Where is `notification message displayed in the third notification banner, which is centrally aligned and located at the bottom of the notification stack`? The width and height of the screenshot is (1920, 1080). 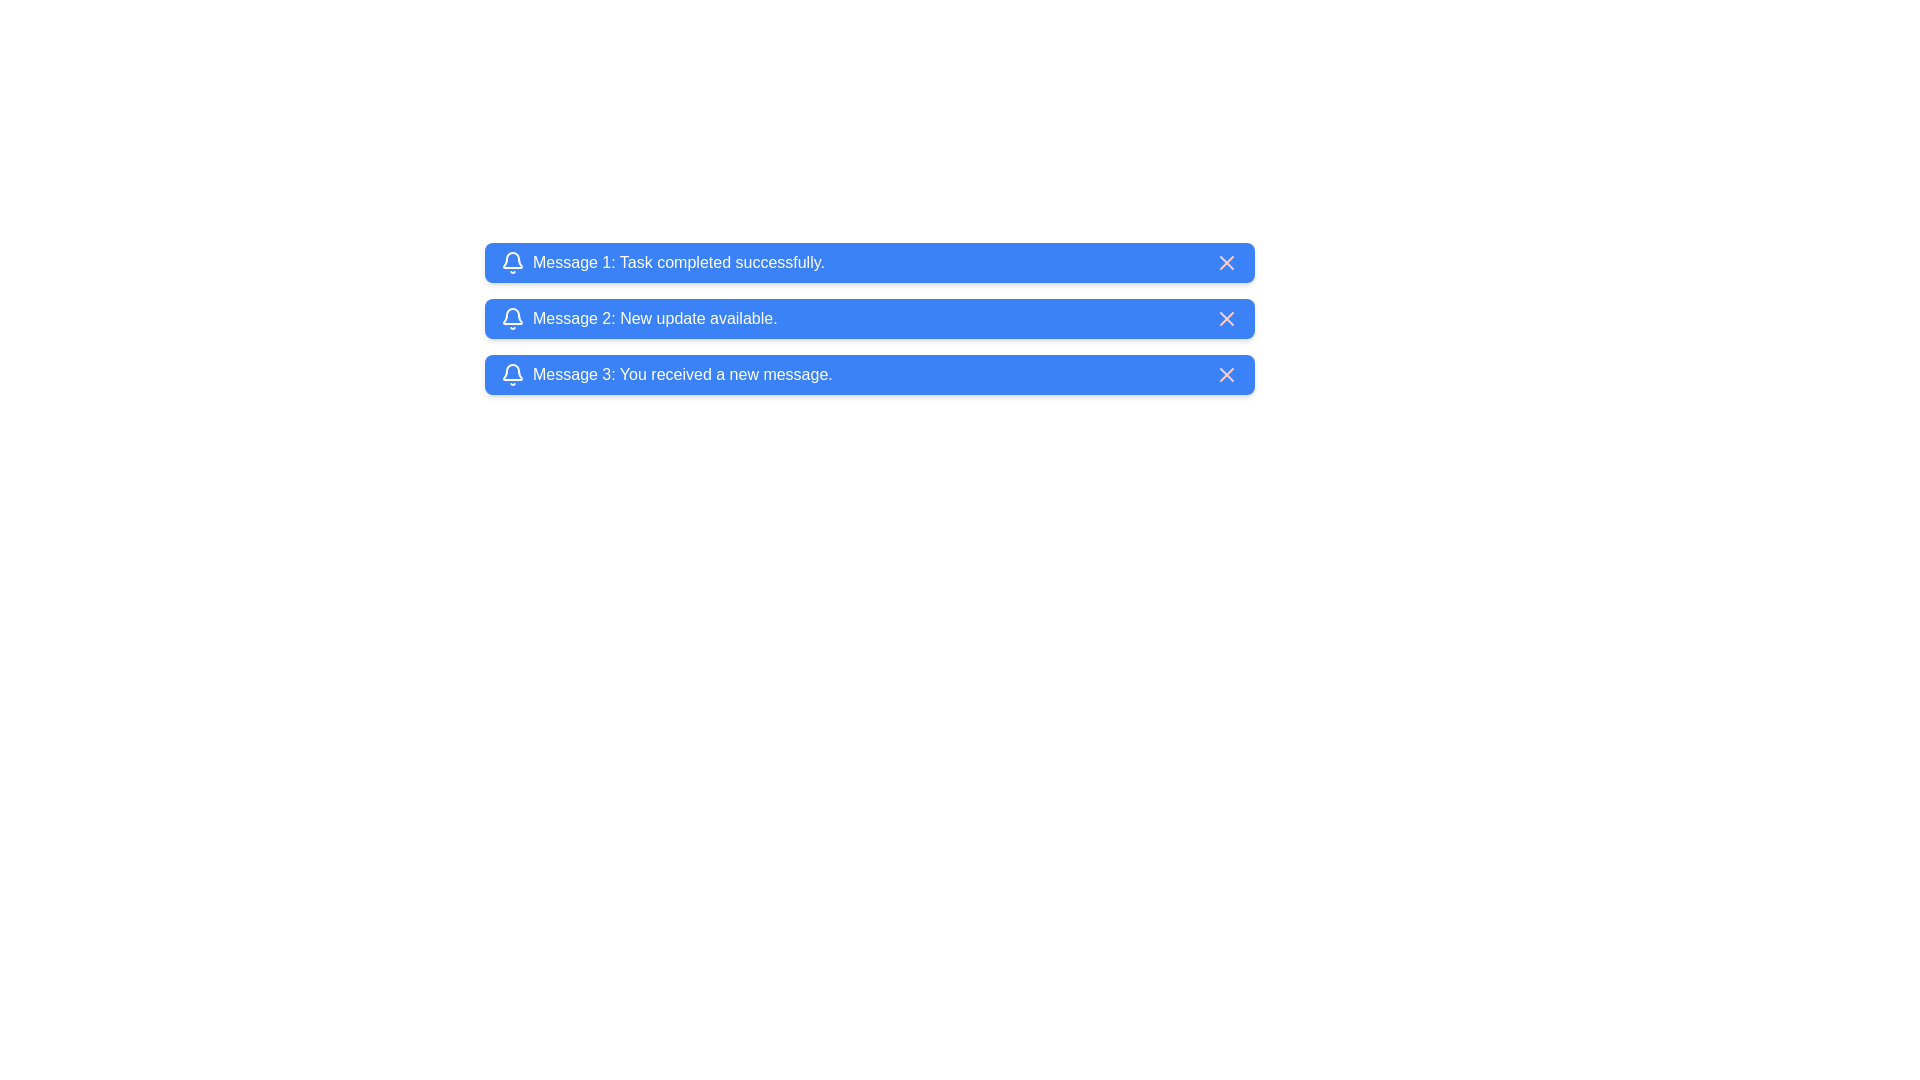
notification message displayed in the third notification banner, which is centrally aligned and located at the bottom of the notification stack is located at coordinates (869, 374).